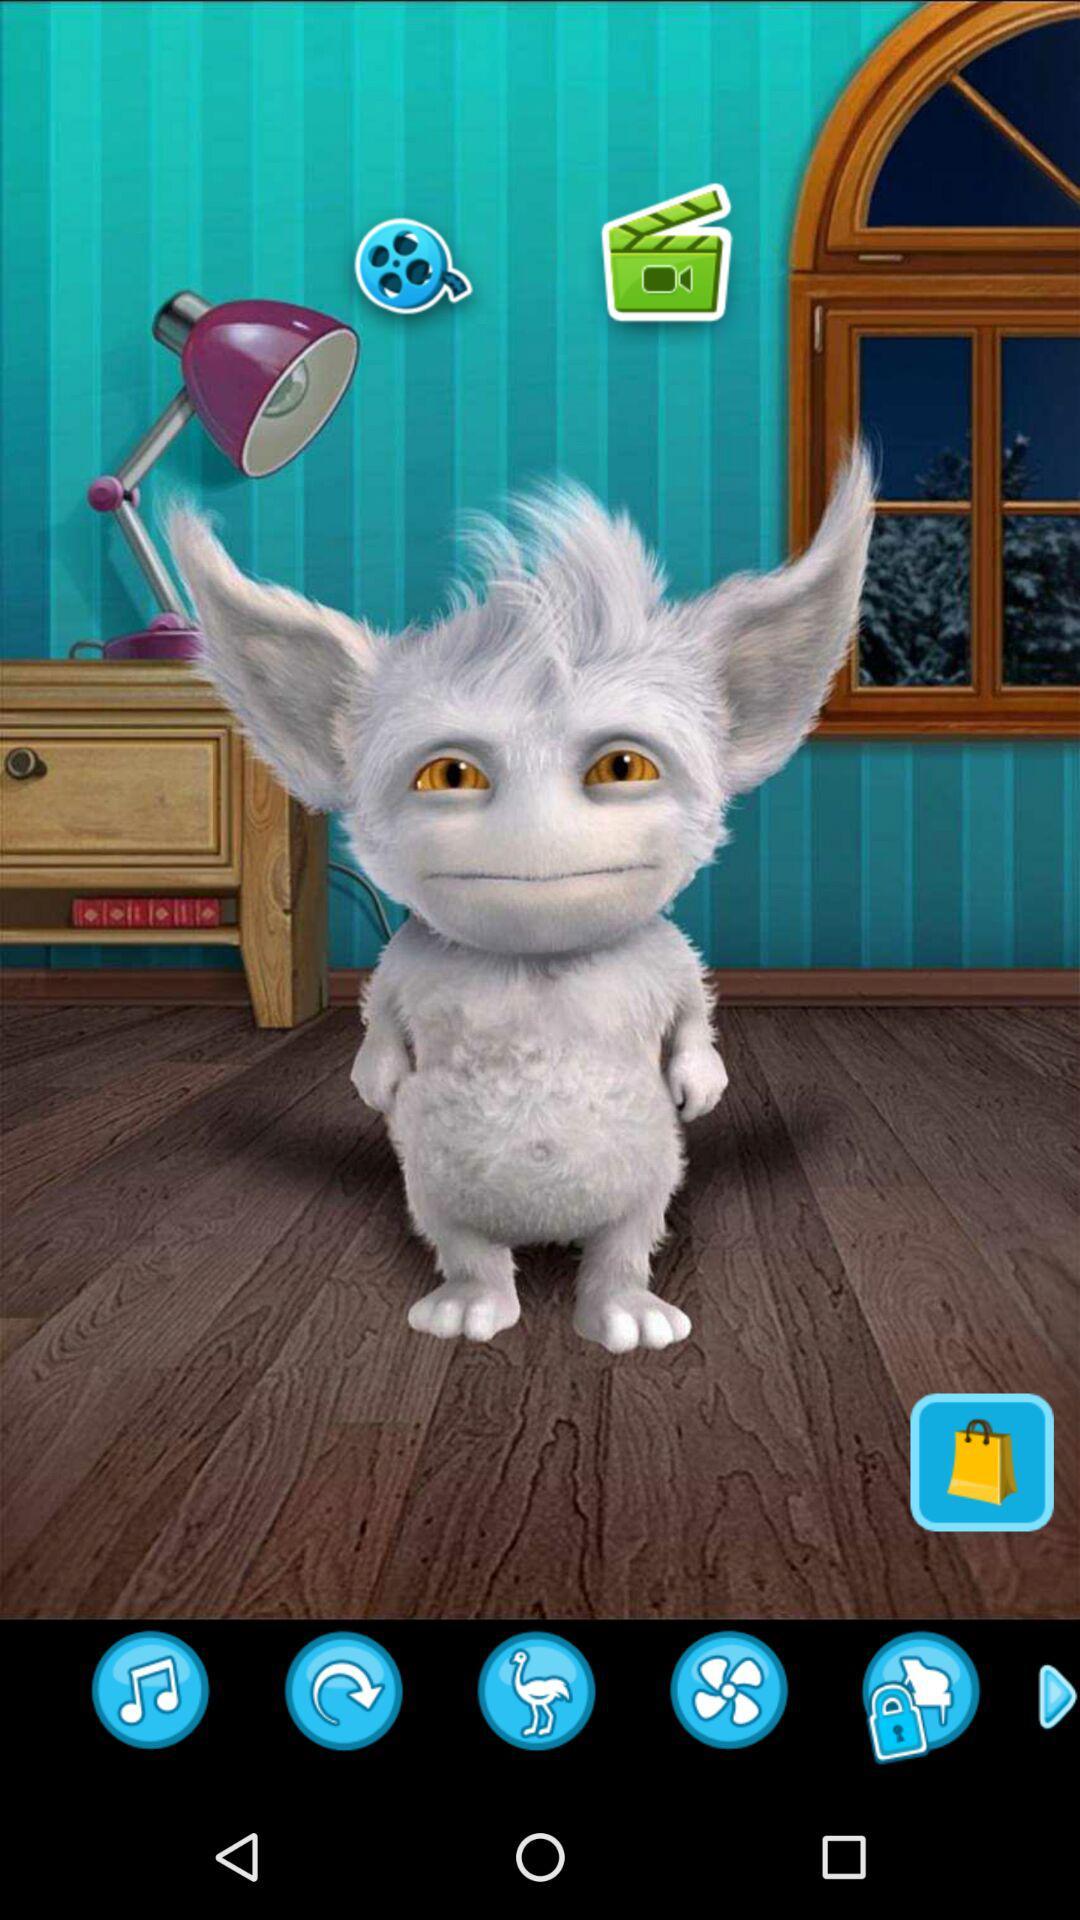 The image size is (1080, 1920). What do you see at coordinates (412, 264) in the screenshot?
I see `photo-reel option` at bounding box center [412, 264].